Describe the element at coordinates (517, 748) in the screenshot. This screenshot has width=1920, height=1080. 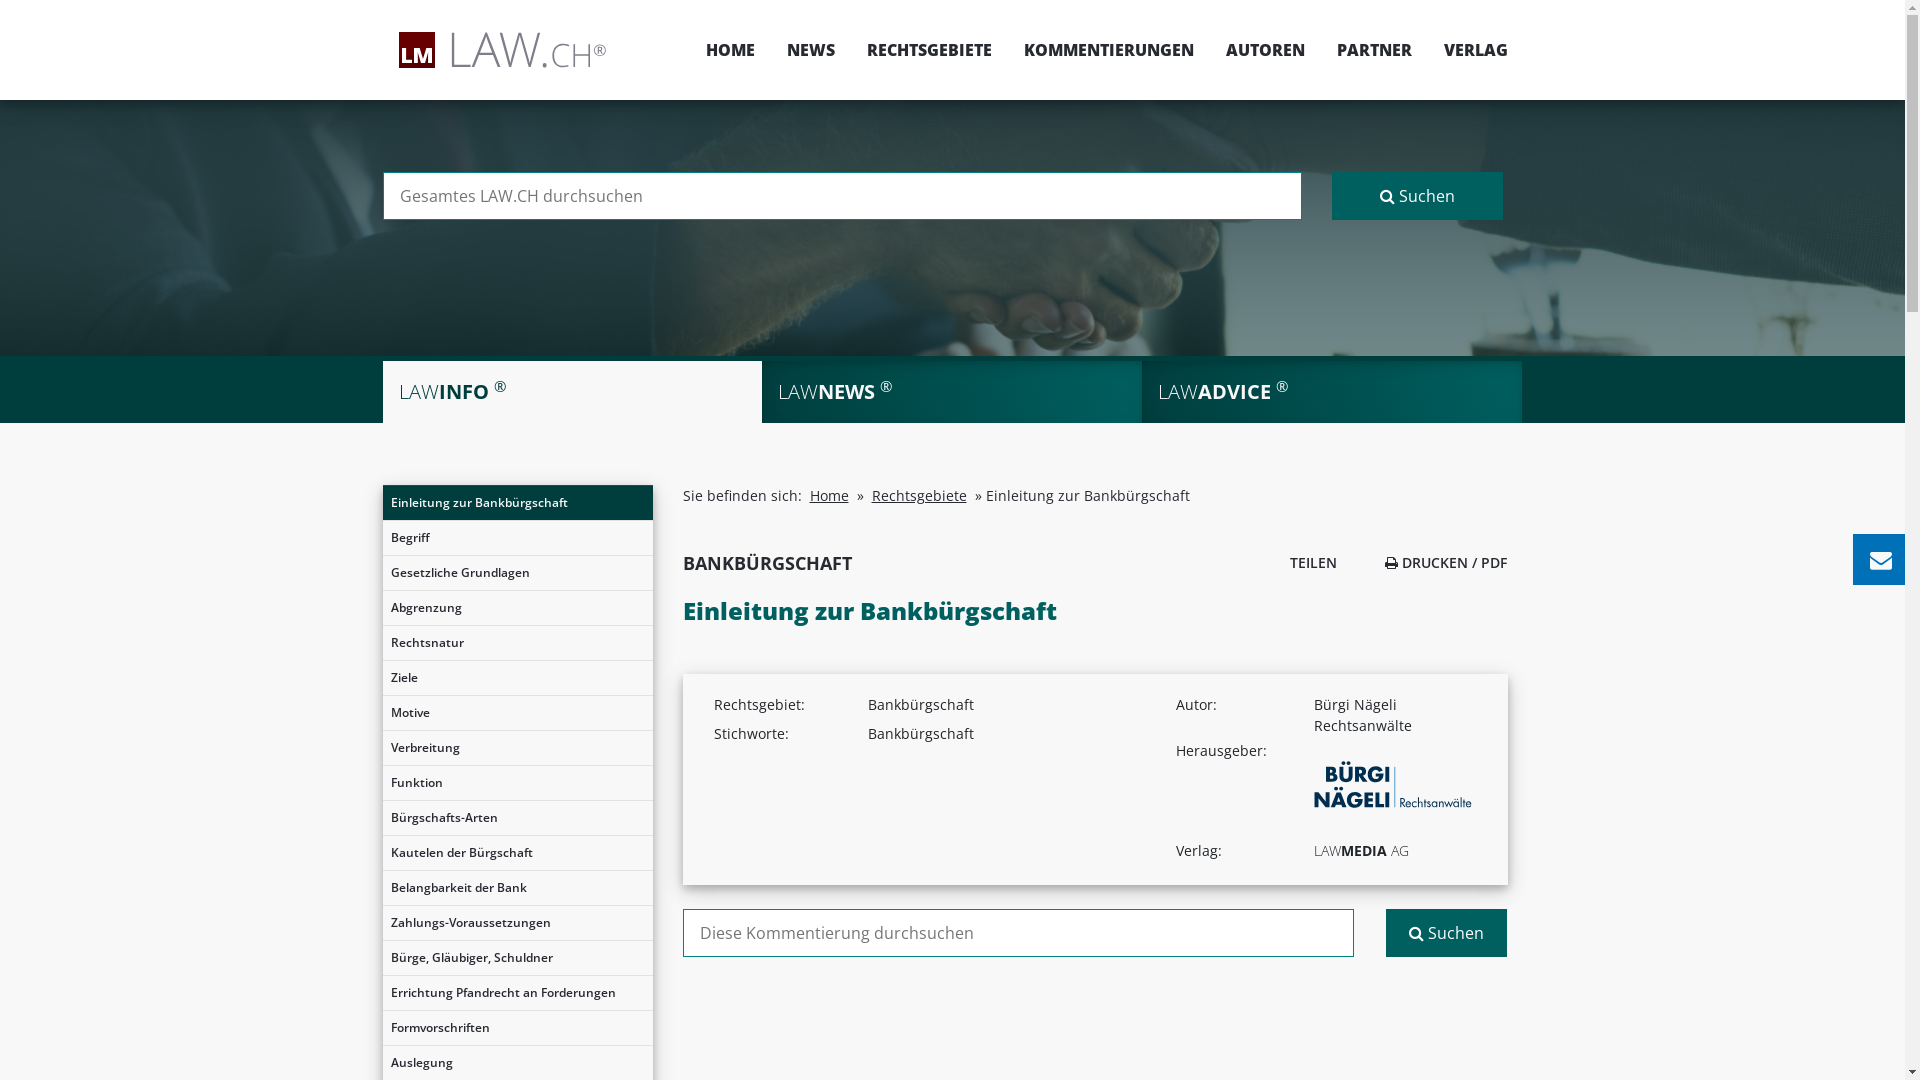
I see `'Verbreitung'` at that location.